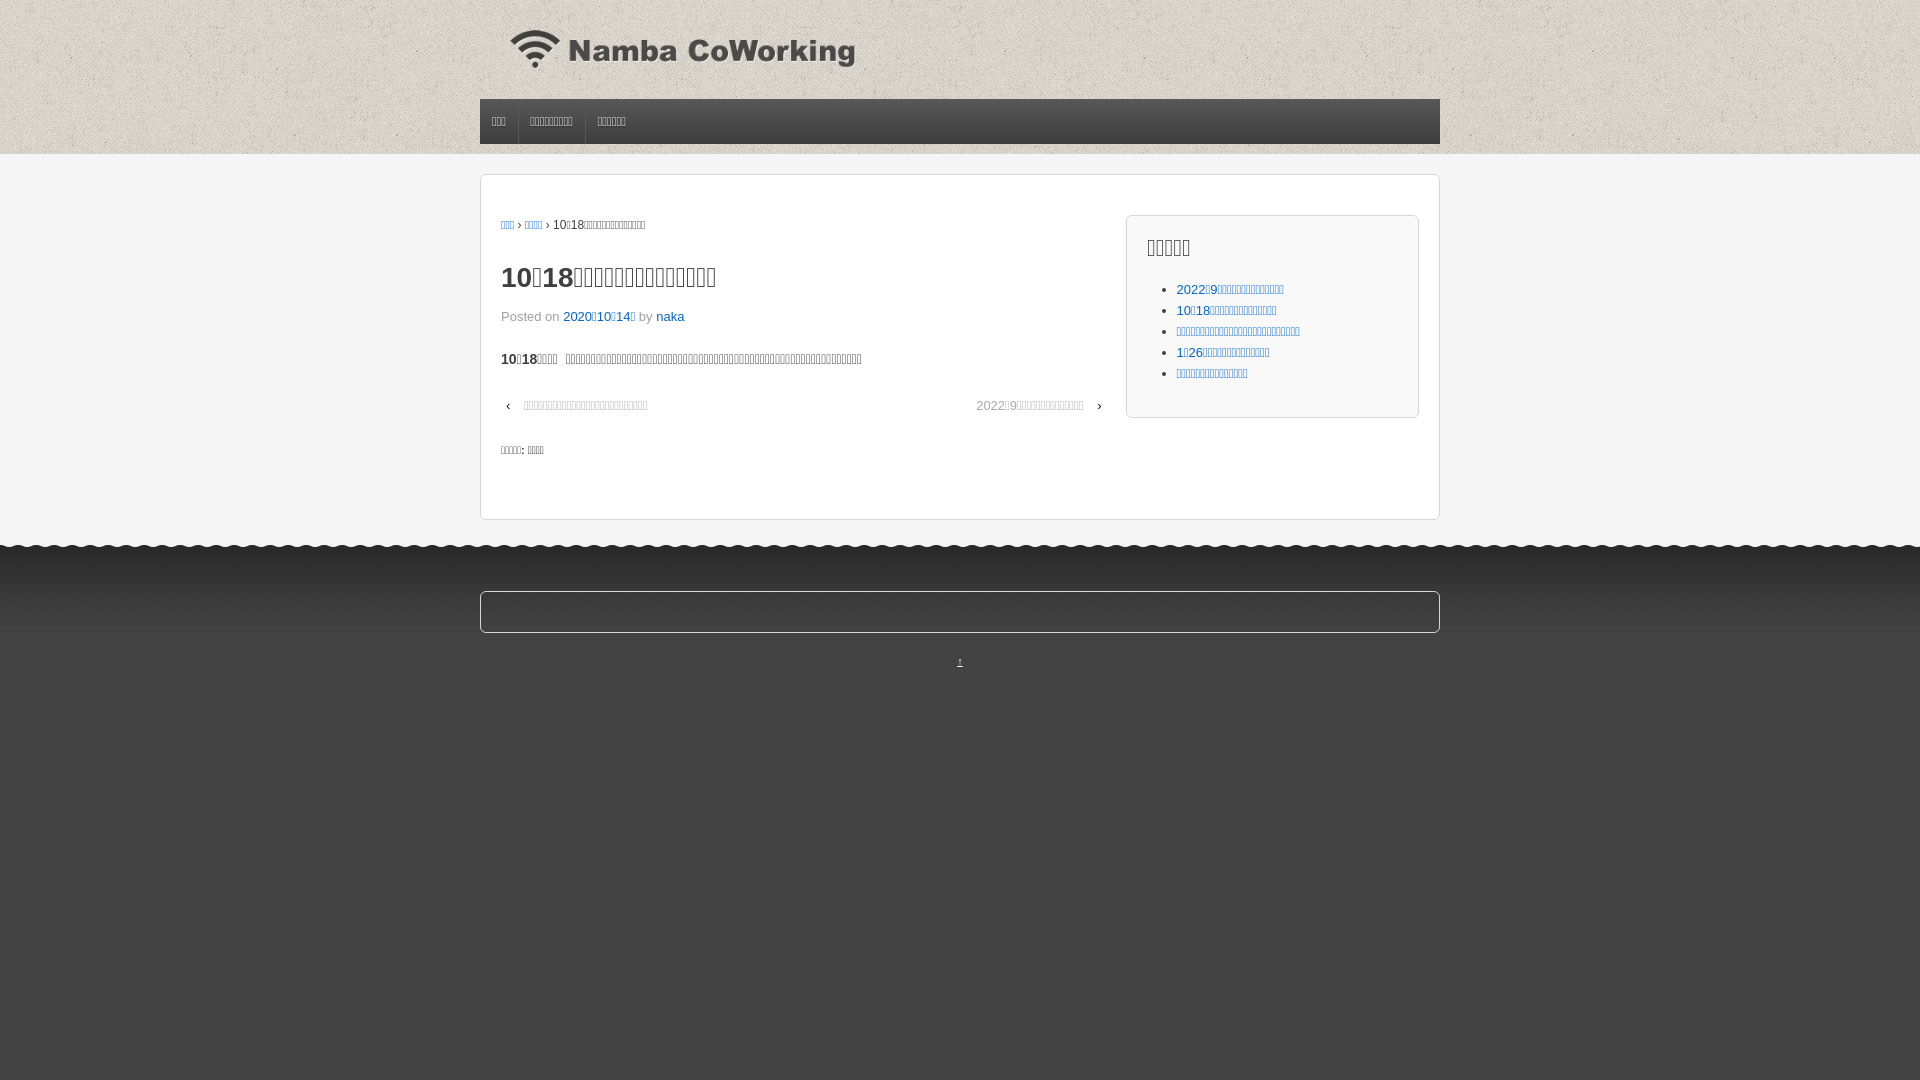 This screenshot has width=1920, height=1080. Describe the element at coordinates (670, 315) in the screenshot. I see `'naka'` at that location.